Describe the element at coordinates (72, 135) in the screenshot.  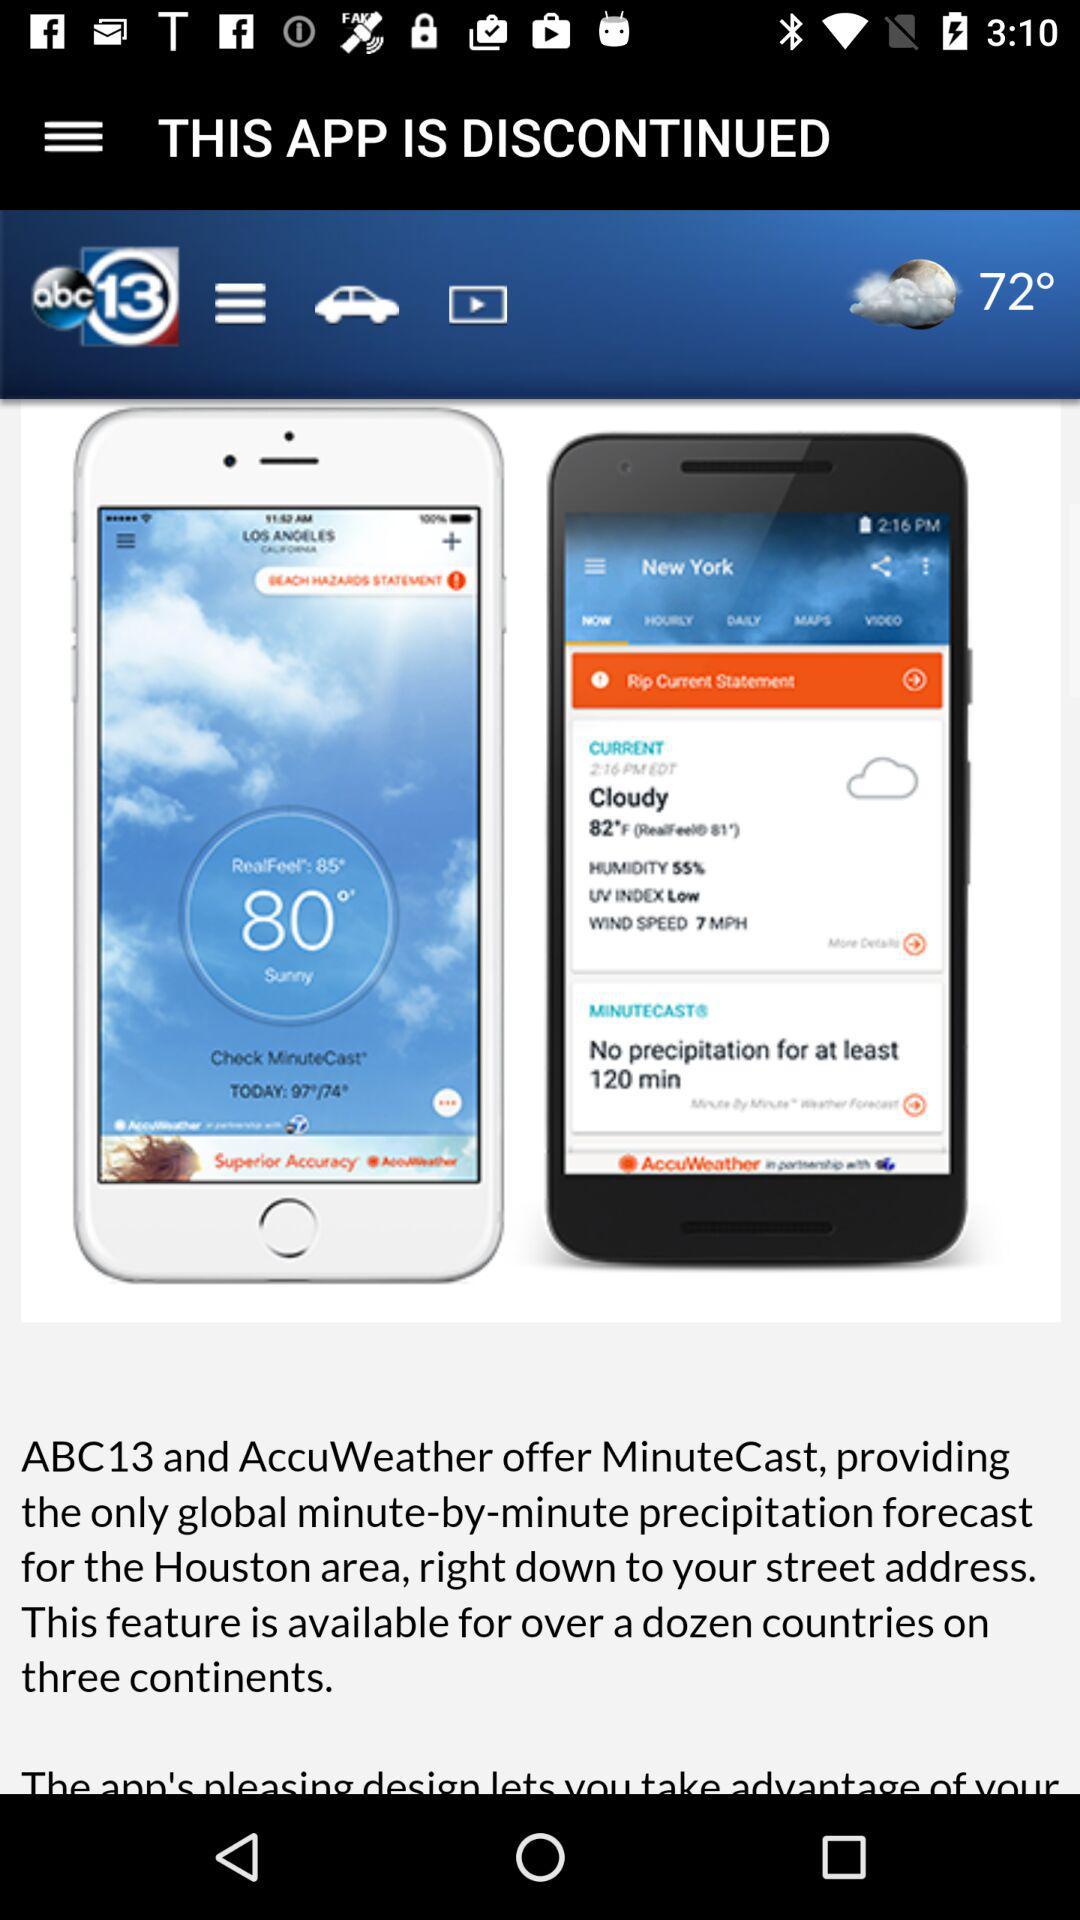
I see `the menu icon` at that location.